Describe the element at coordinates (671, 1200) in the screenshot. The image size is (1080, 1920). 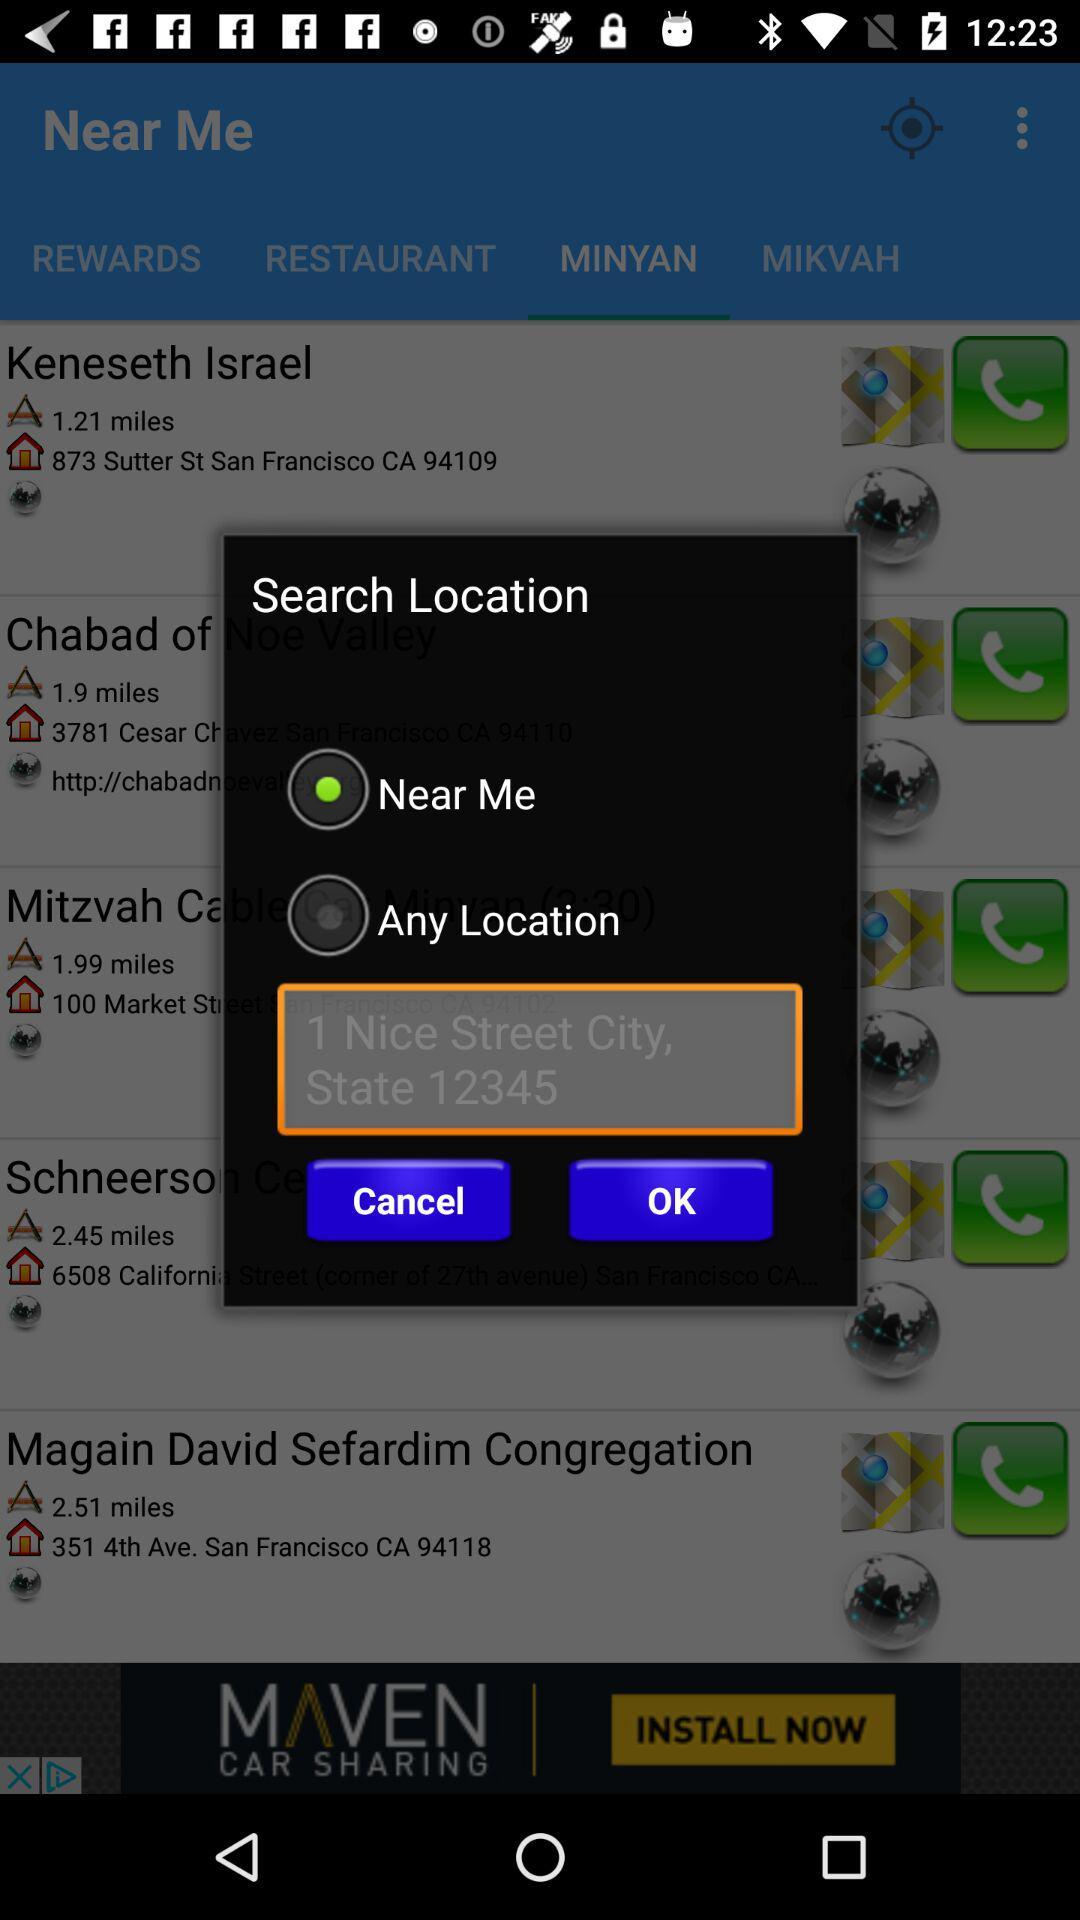
I see `ok item` at that location.